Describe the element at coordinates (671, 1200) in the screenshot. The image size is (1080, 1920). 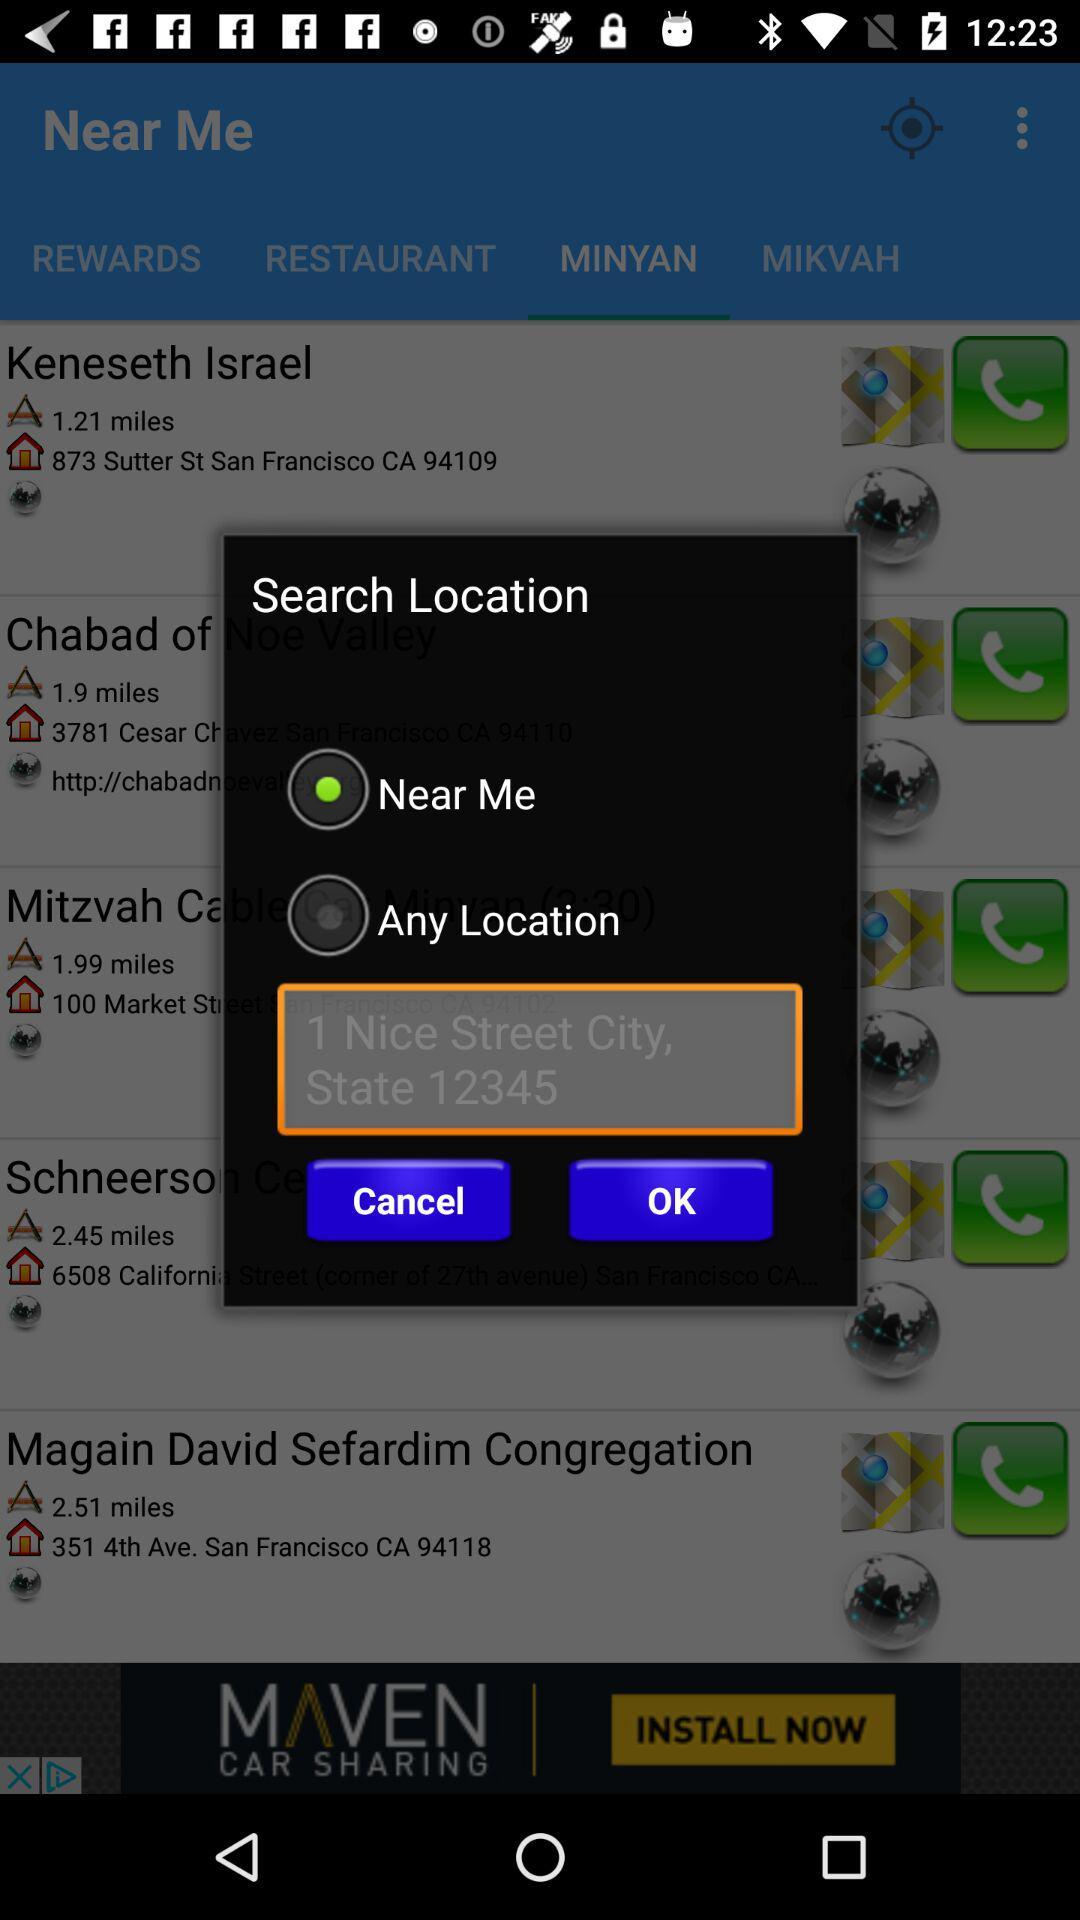
I see `ok item` at that location.